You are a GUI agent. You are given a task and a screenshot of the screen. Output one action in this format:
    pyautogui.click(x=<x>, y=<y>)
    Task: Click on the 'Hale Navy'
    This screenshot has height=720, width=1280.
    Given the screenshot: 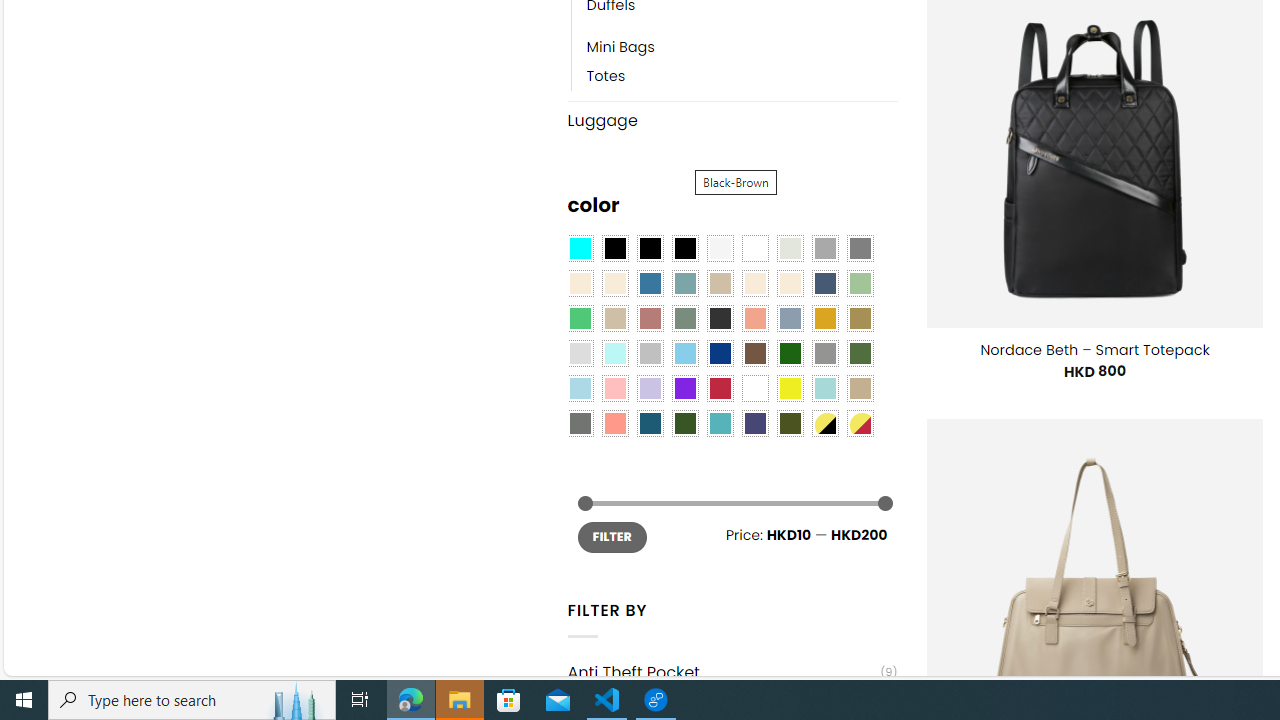 What is the action you would take?
    pyautogui.click(x=824, y=283)
    